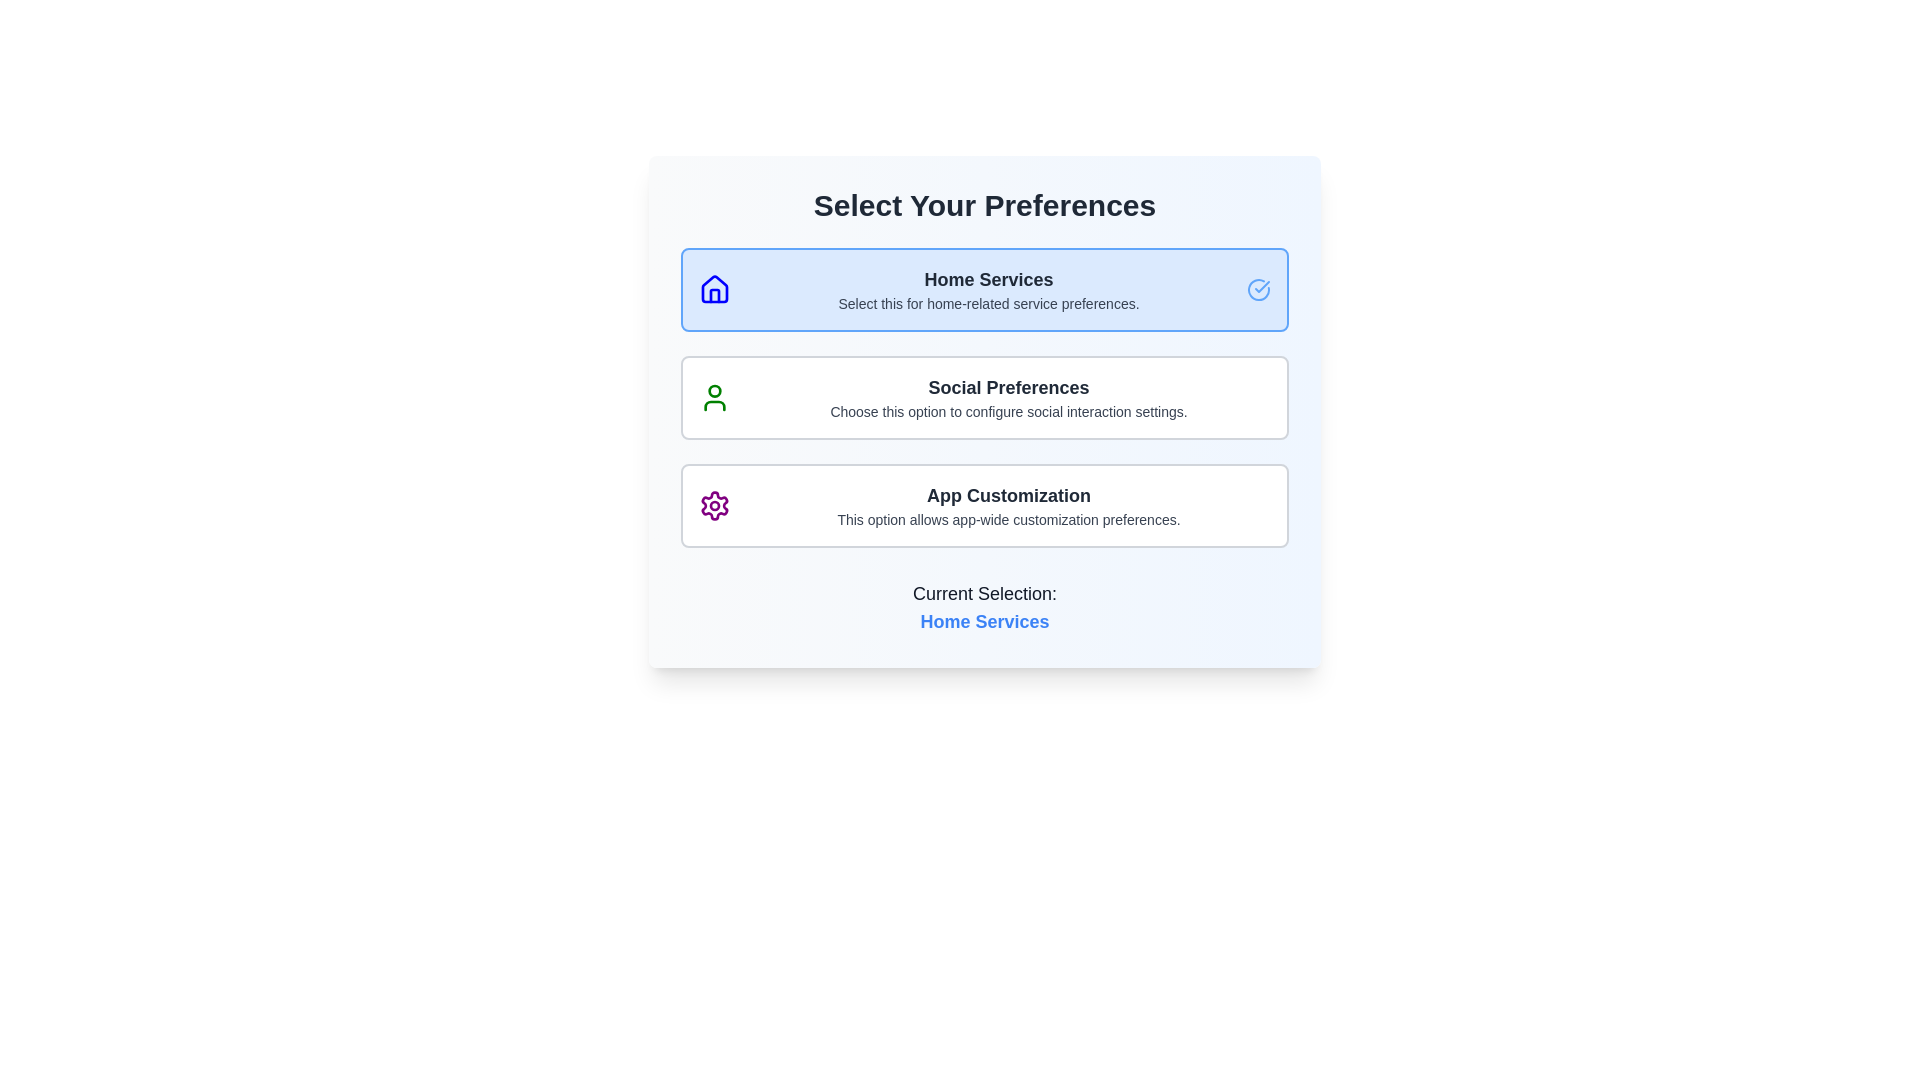 The width and height of the screenshot is (1920, 1080). I want to click on the third menu option labeled 'App Customization' below the 'Social Preferences' option, so click(1008, 504).